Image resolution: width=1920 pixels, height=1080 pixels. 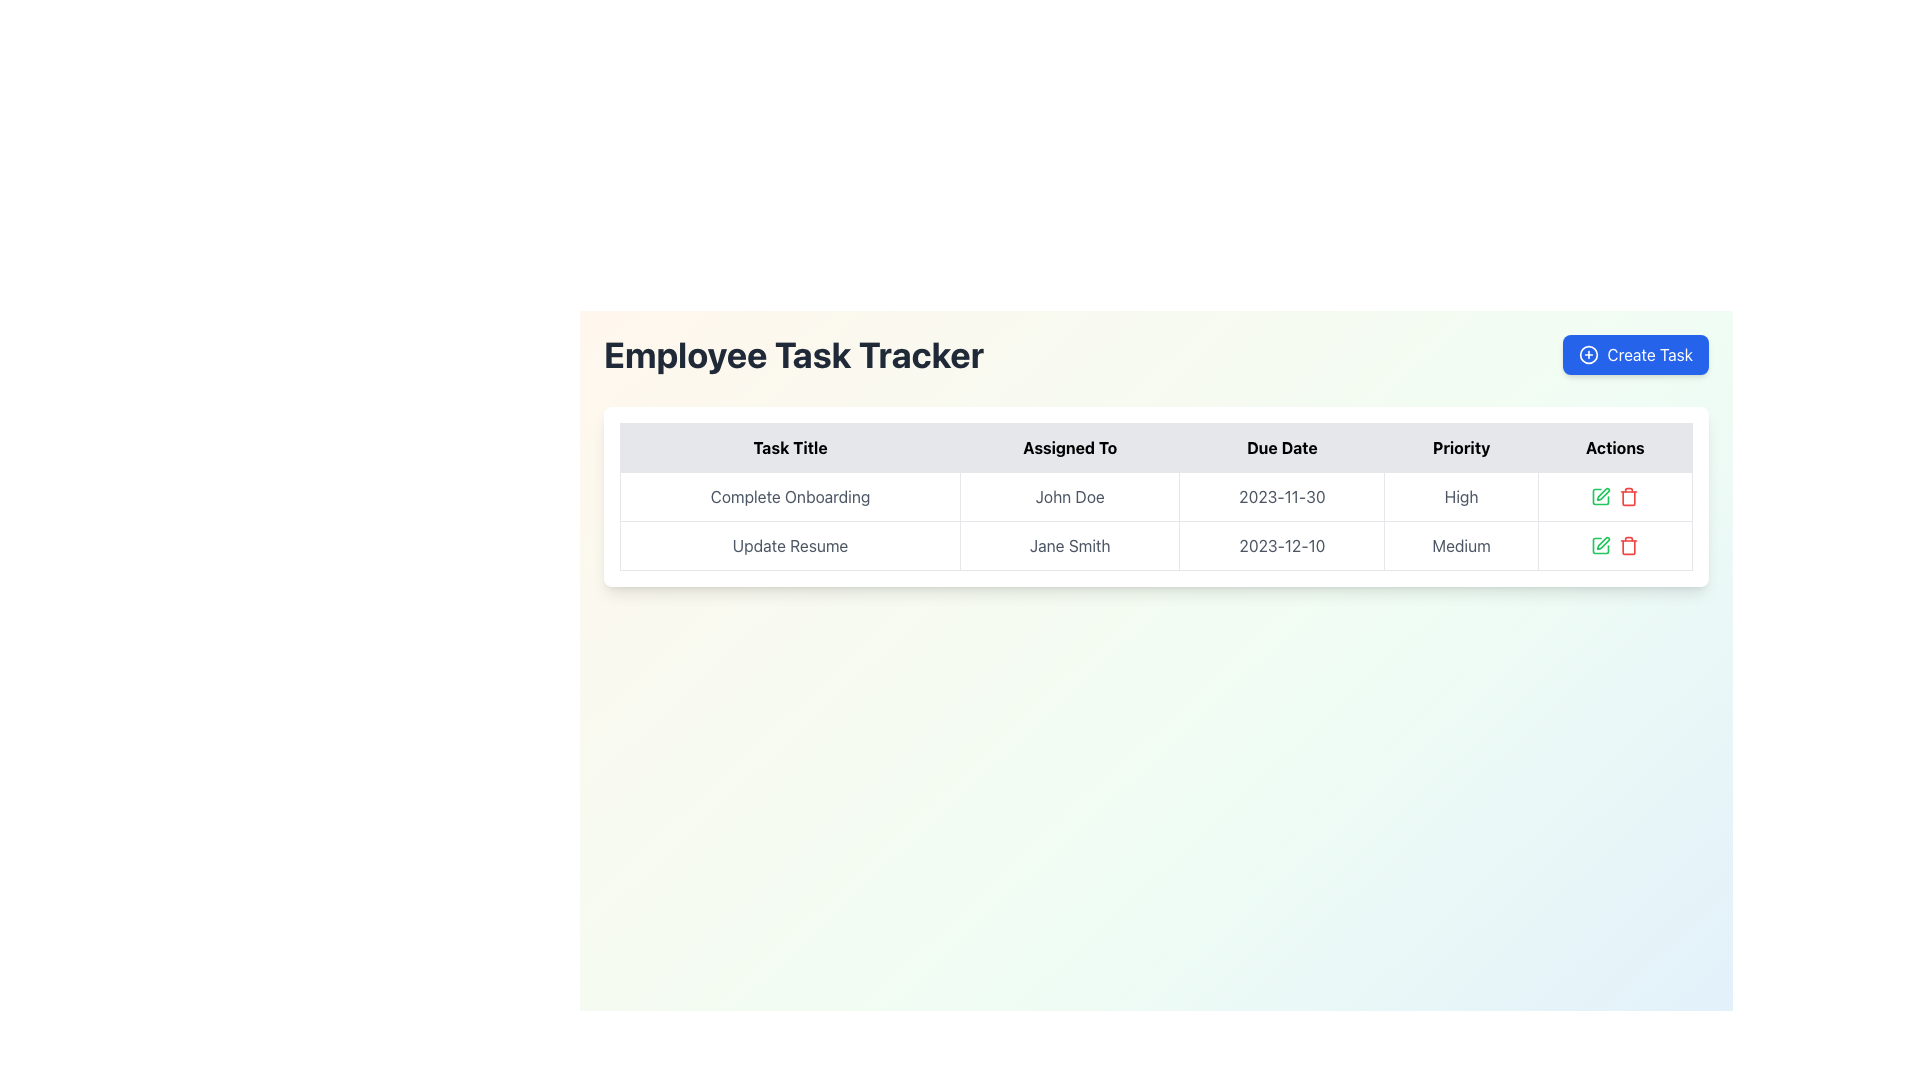 I want to click on the 'High' priority text label within the task management interface, located in the fourth column of the 'Complete Onboarding' row under the 'Priority' column, so click(x=1461, y=496).